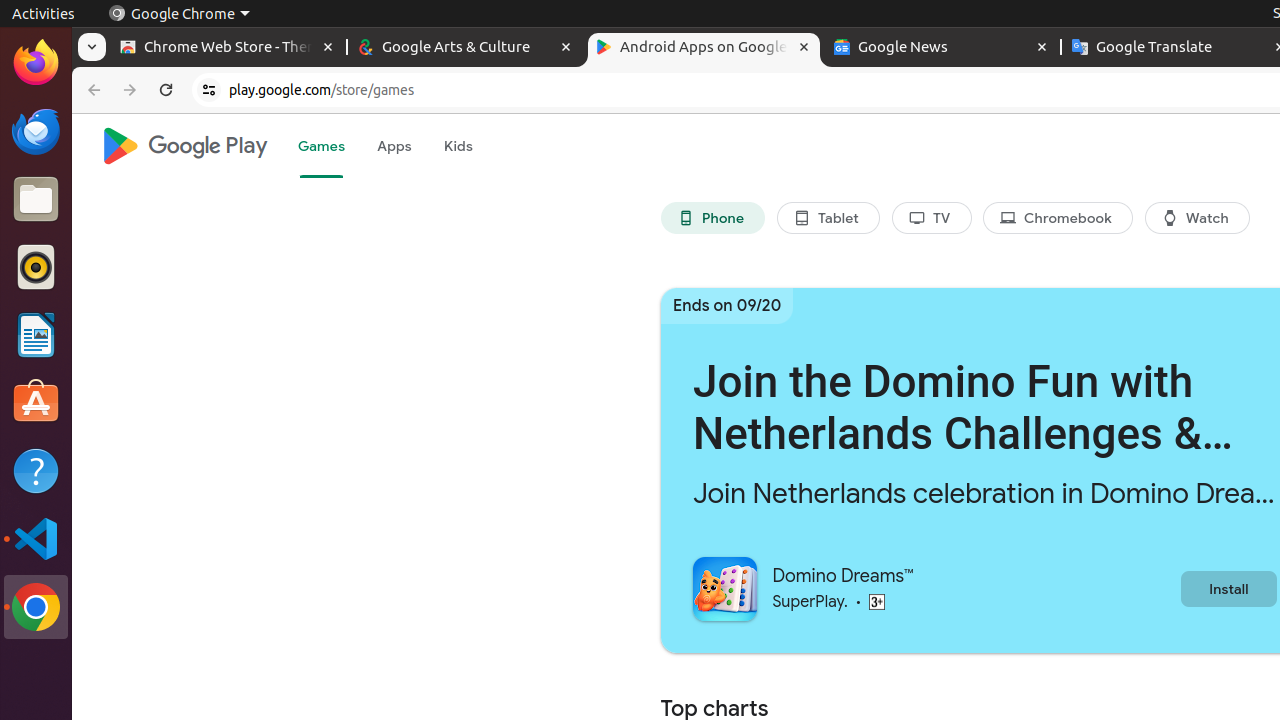 The width and height of the screenshot is (1280, 720). What do you see at coordinates (166, 90) in the screenshot?
I see `'Reload'` at bounding box center [166, 90].